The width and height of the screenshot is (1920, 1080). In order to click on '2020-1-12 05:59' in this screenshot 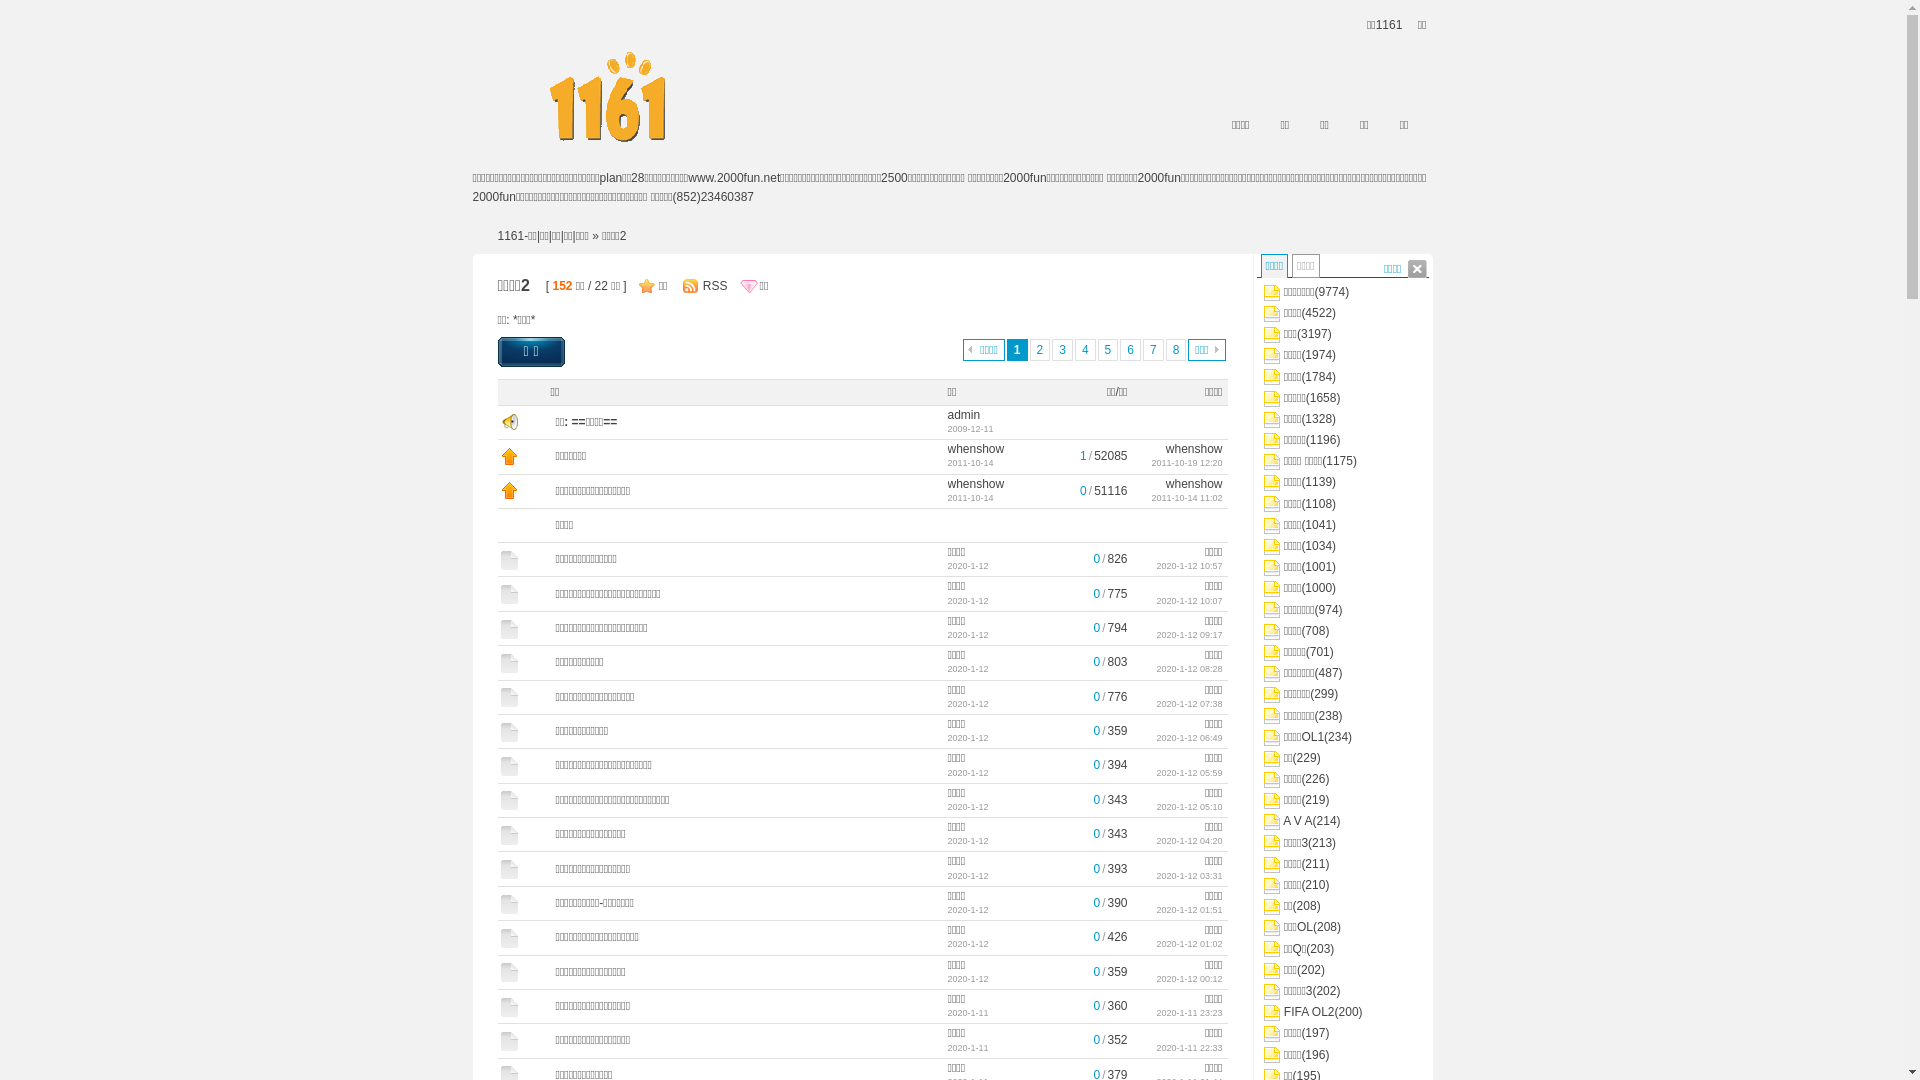, I will do `click(1189, 771)`.